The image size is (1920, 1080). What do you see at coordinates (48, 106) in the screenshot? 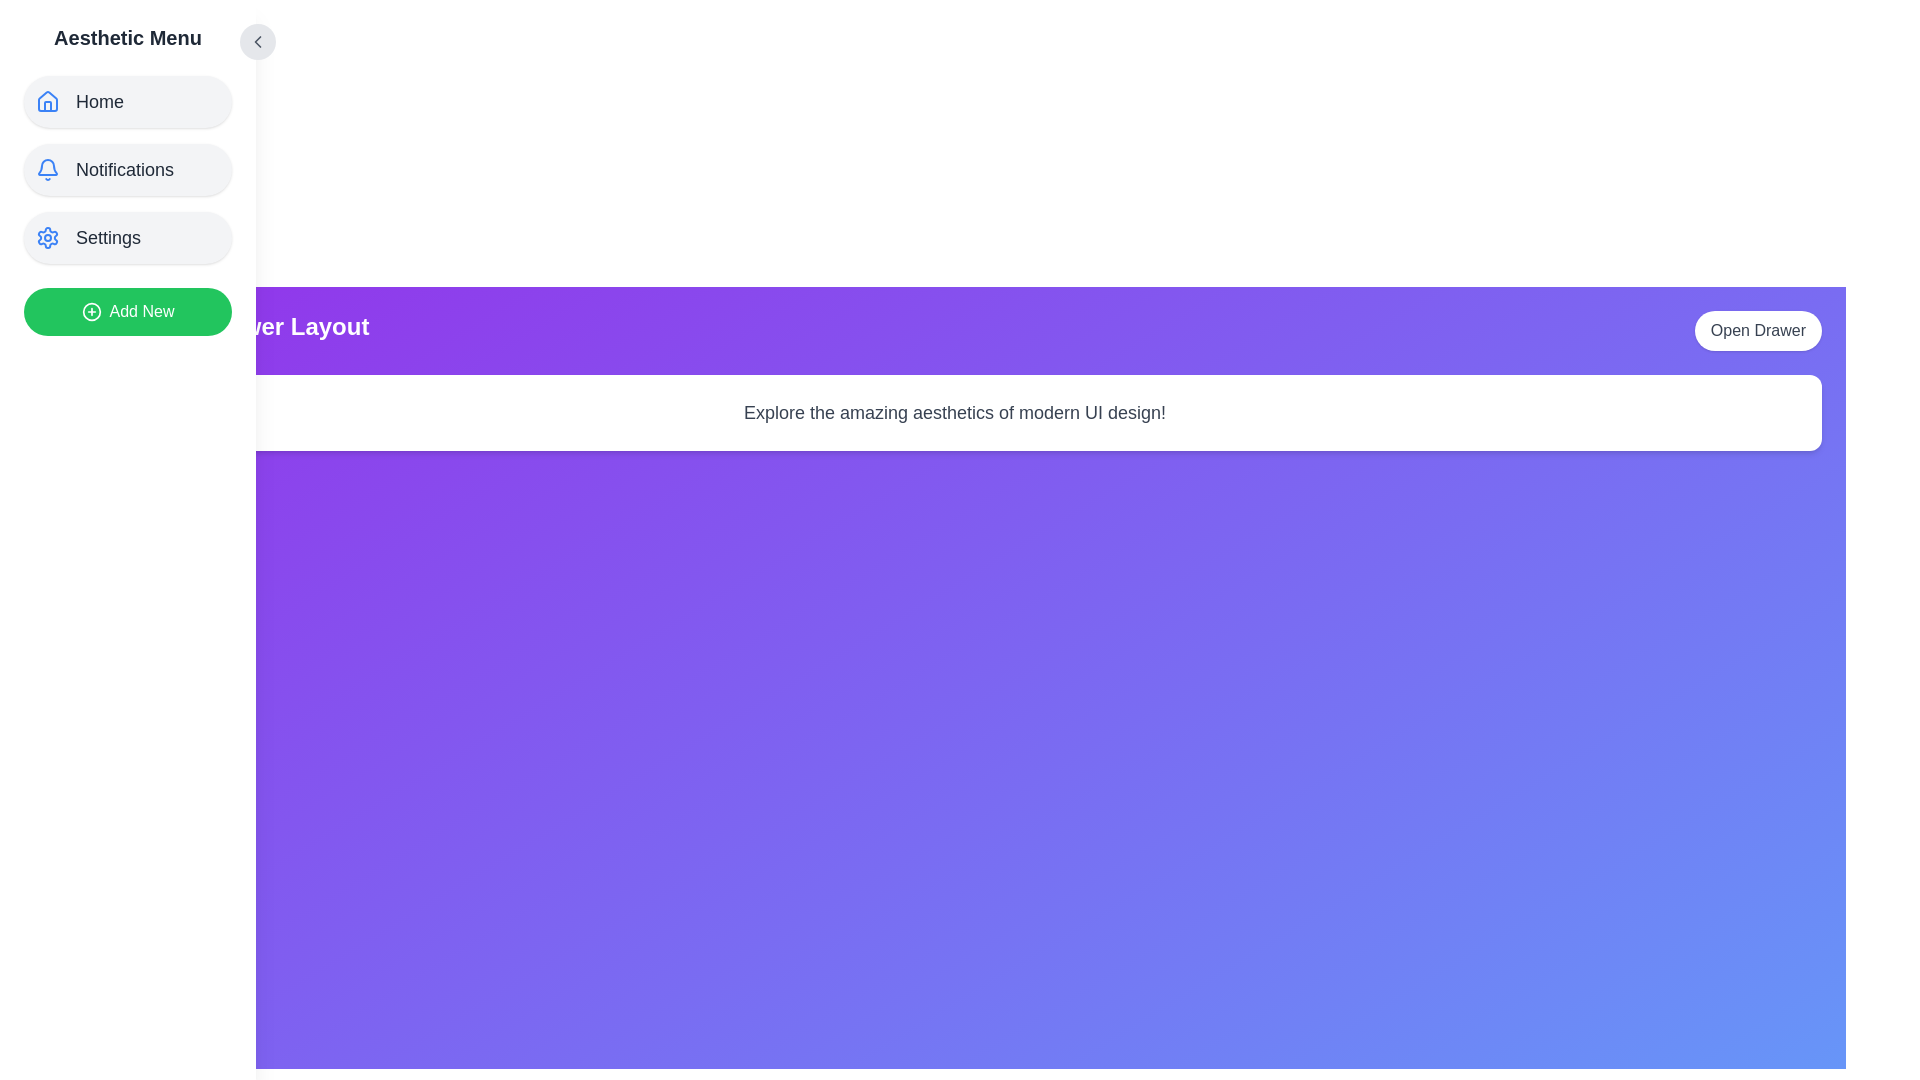
I see `the vertical rectangle icon representing a house located at the bottom of the house icon in the left side menu` at bounding box center [48, 106].